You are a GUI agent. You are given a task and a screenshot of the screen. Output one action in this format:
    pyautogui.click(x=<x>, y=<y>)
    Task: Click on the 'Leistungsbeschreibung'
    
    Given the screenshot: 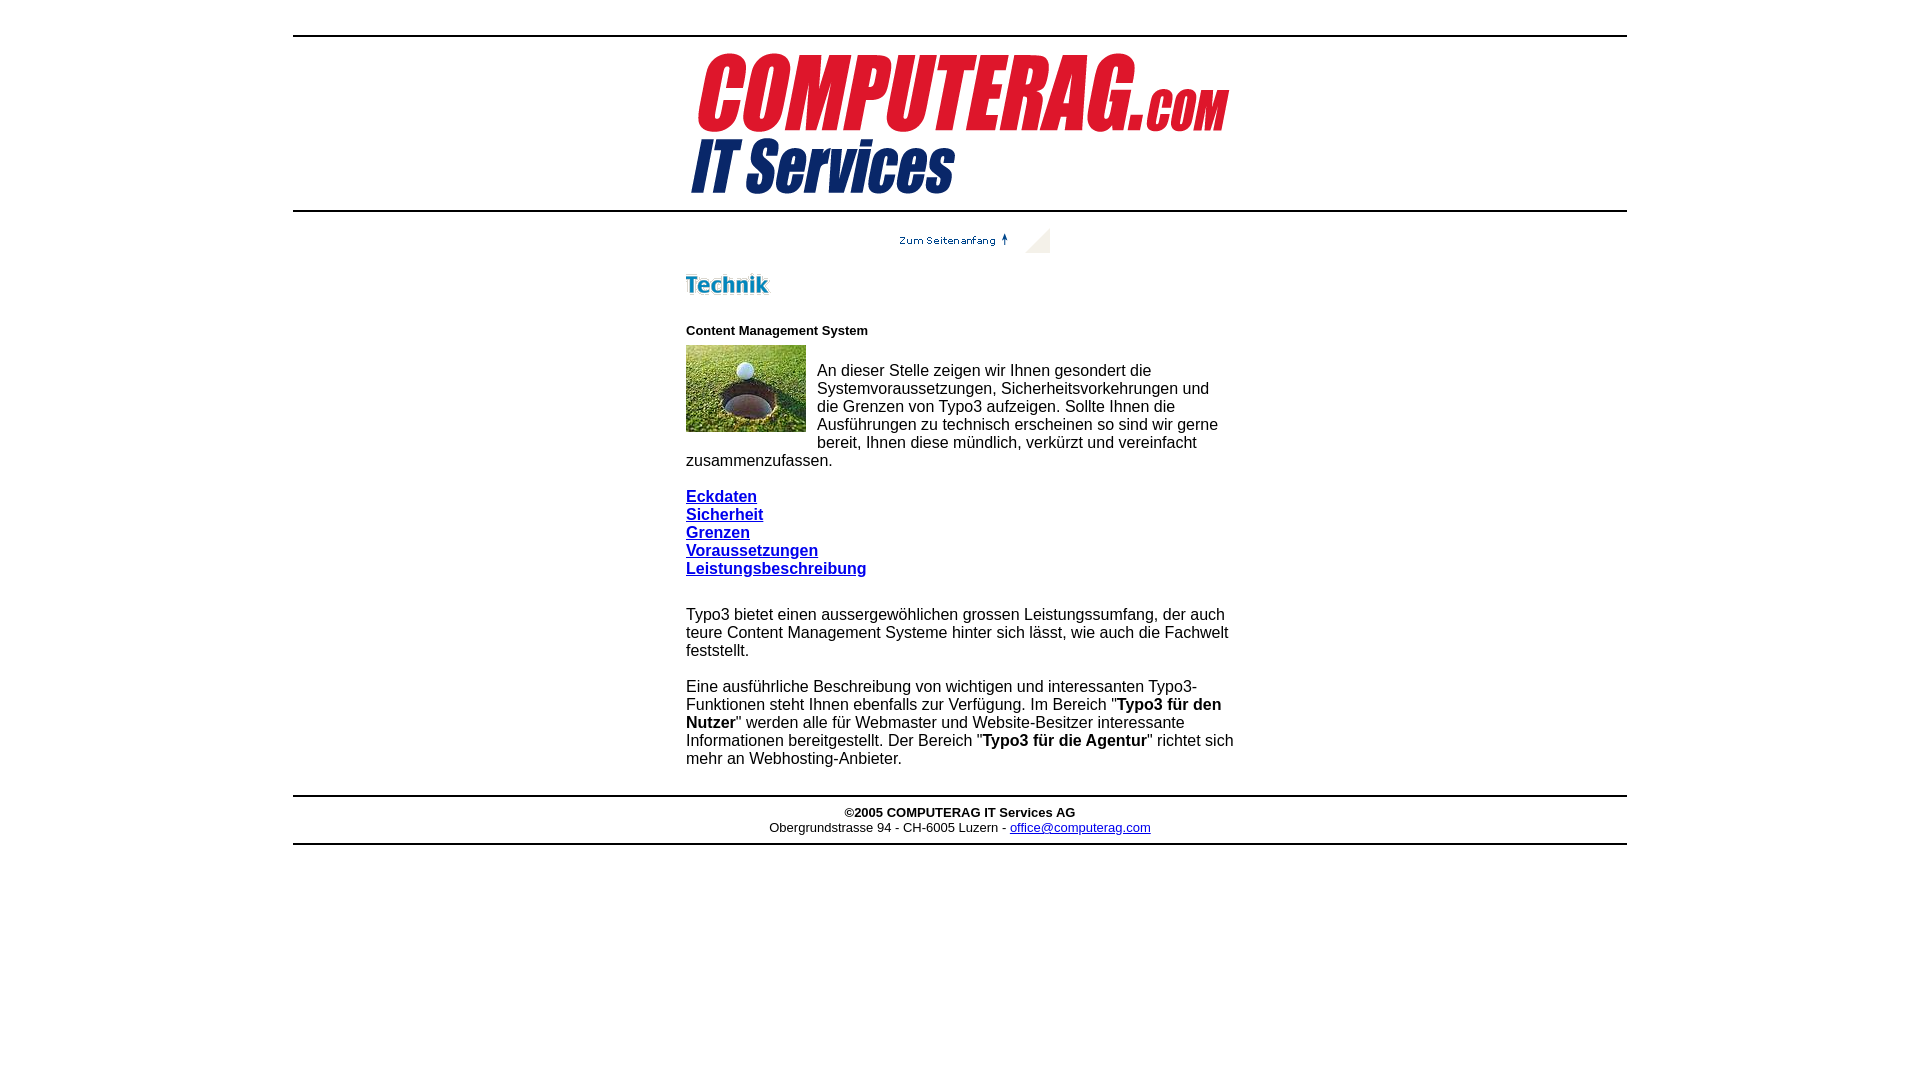 What is the action you would take?
    pyautogui.click(x=775, y=568)
    